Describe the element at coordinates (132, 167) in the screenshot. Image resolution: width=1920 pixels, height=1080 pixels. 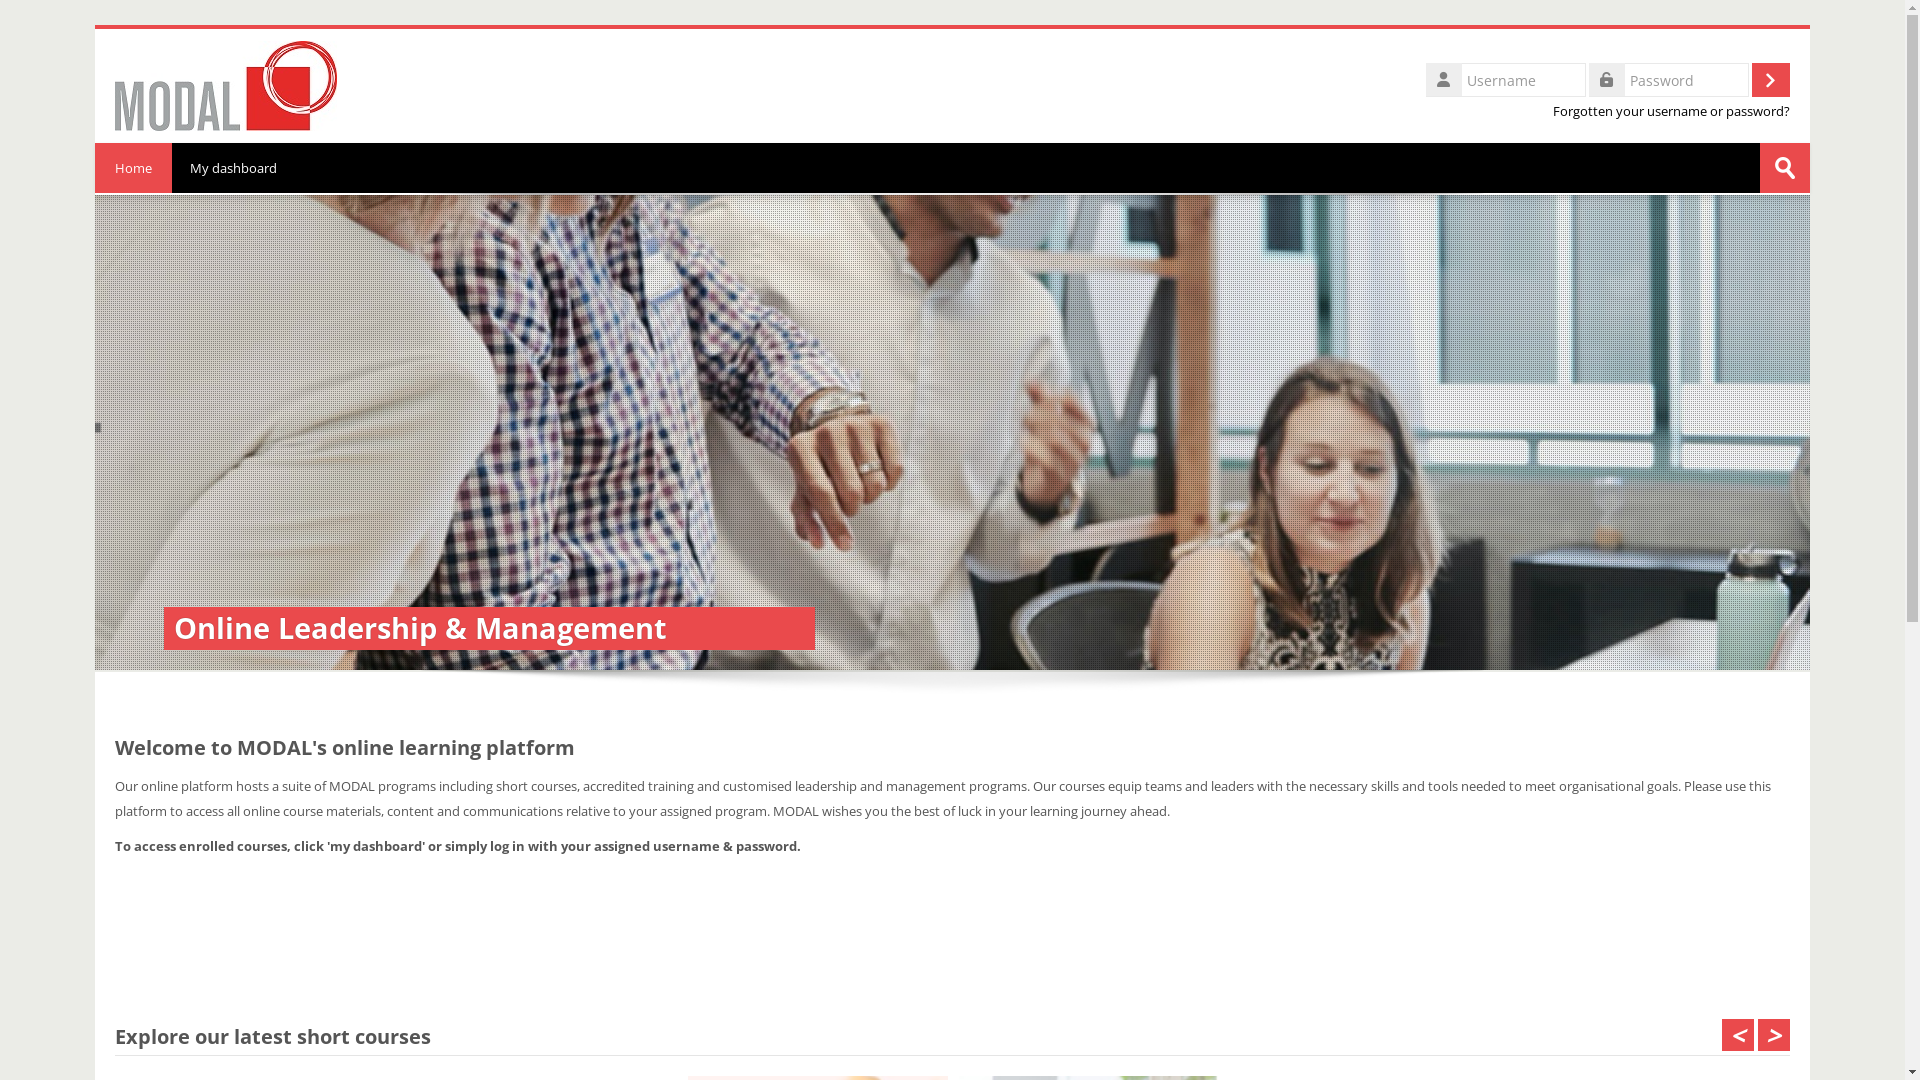
I see `'Home'` at that location.